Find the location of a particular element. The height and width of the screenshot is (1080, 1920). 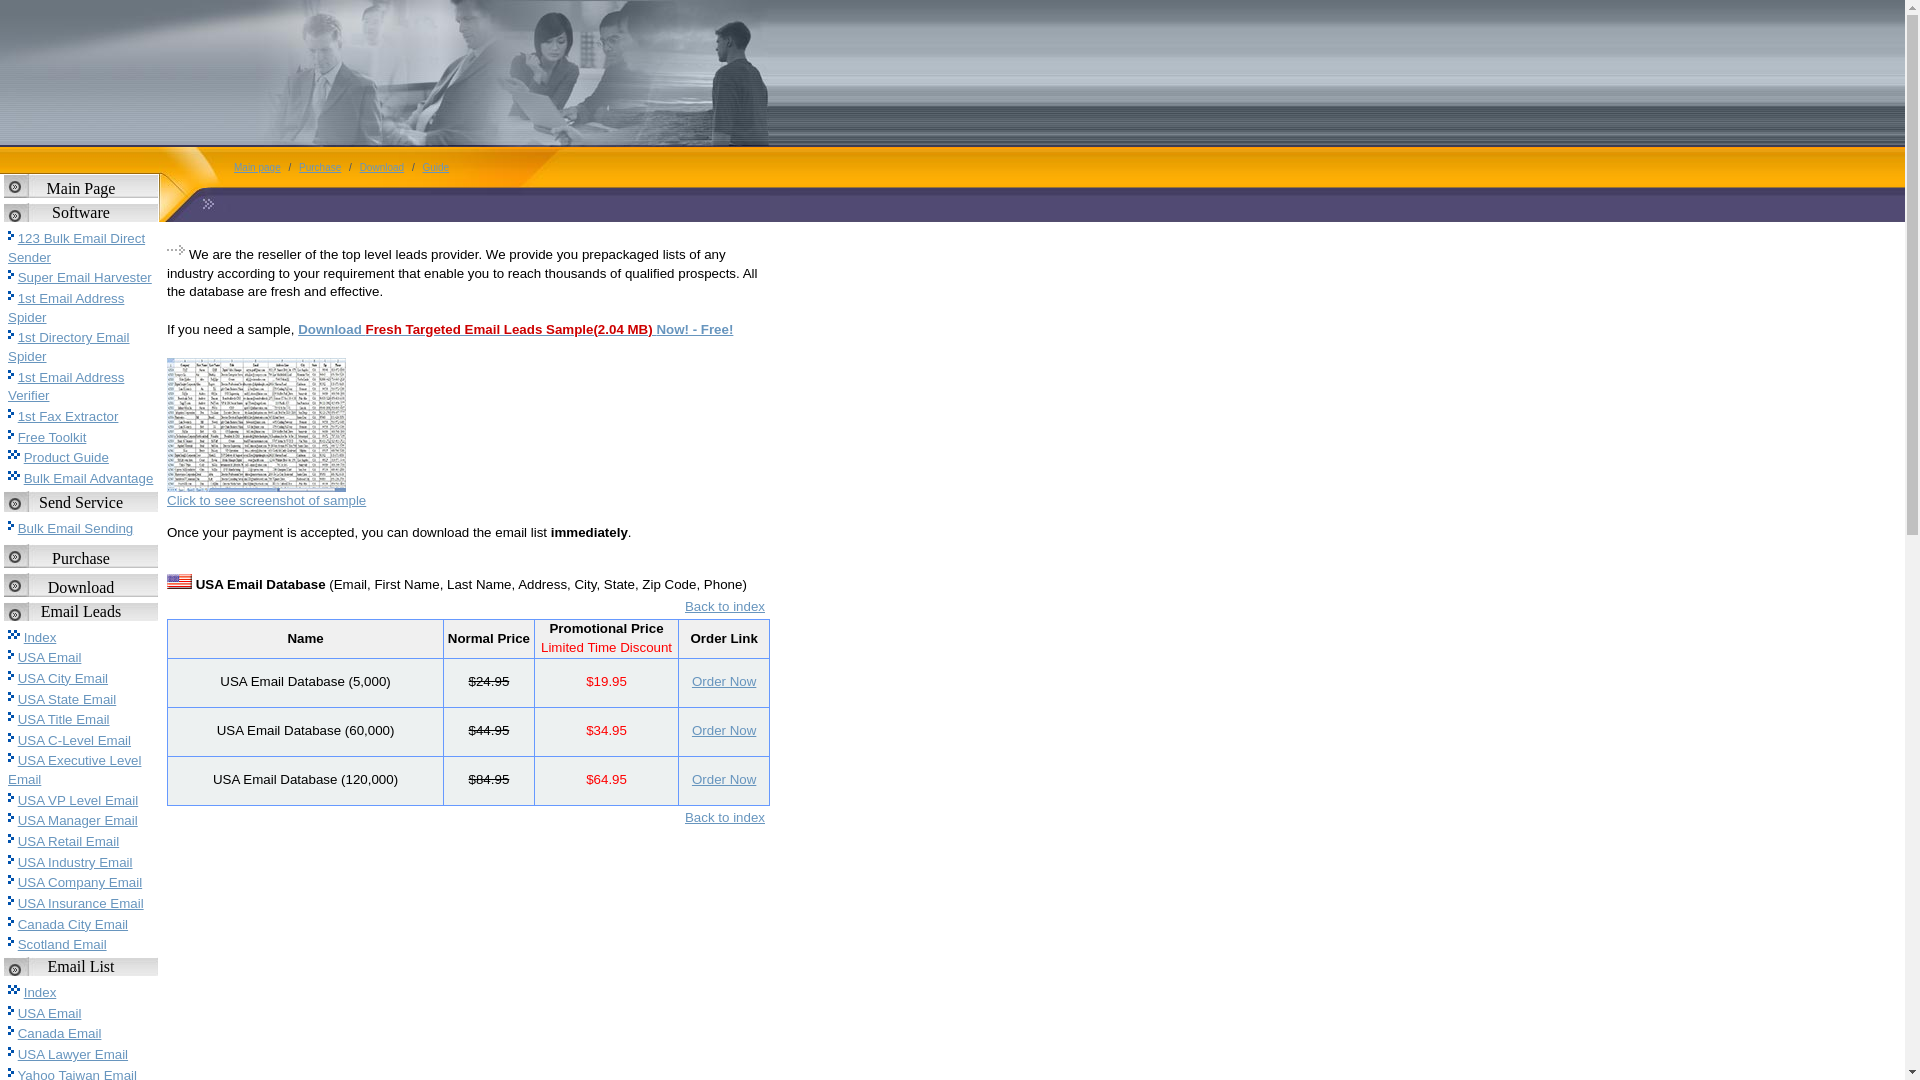

'Index' is located at coordinates (40, 992).